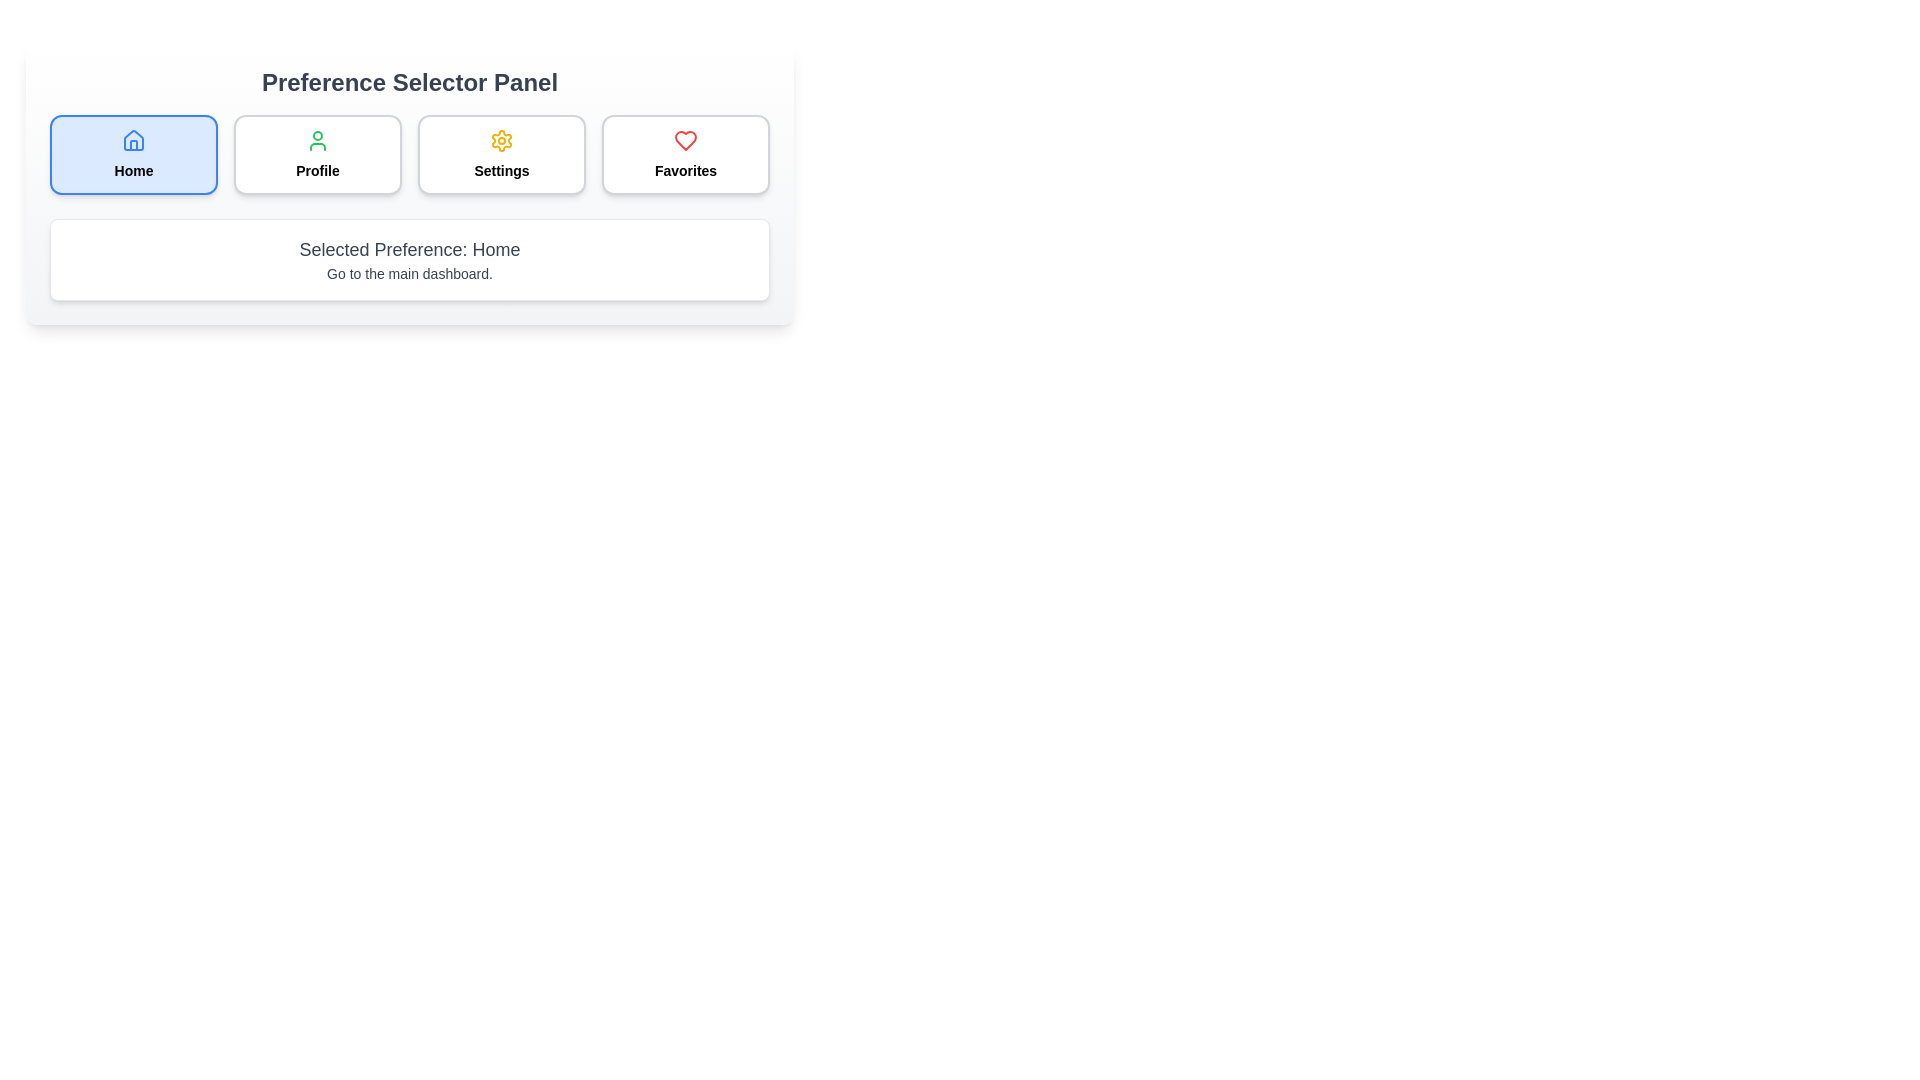 This screenshot has height=1080, width=1920. What do you see at coordinates (502, 140) in the screenshot?
I see `the visual state of the gear icon representing settings, located in the 'Settings' button, third from the left in the top row of the interface` at bounding box center [502, 140].